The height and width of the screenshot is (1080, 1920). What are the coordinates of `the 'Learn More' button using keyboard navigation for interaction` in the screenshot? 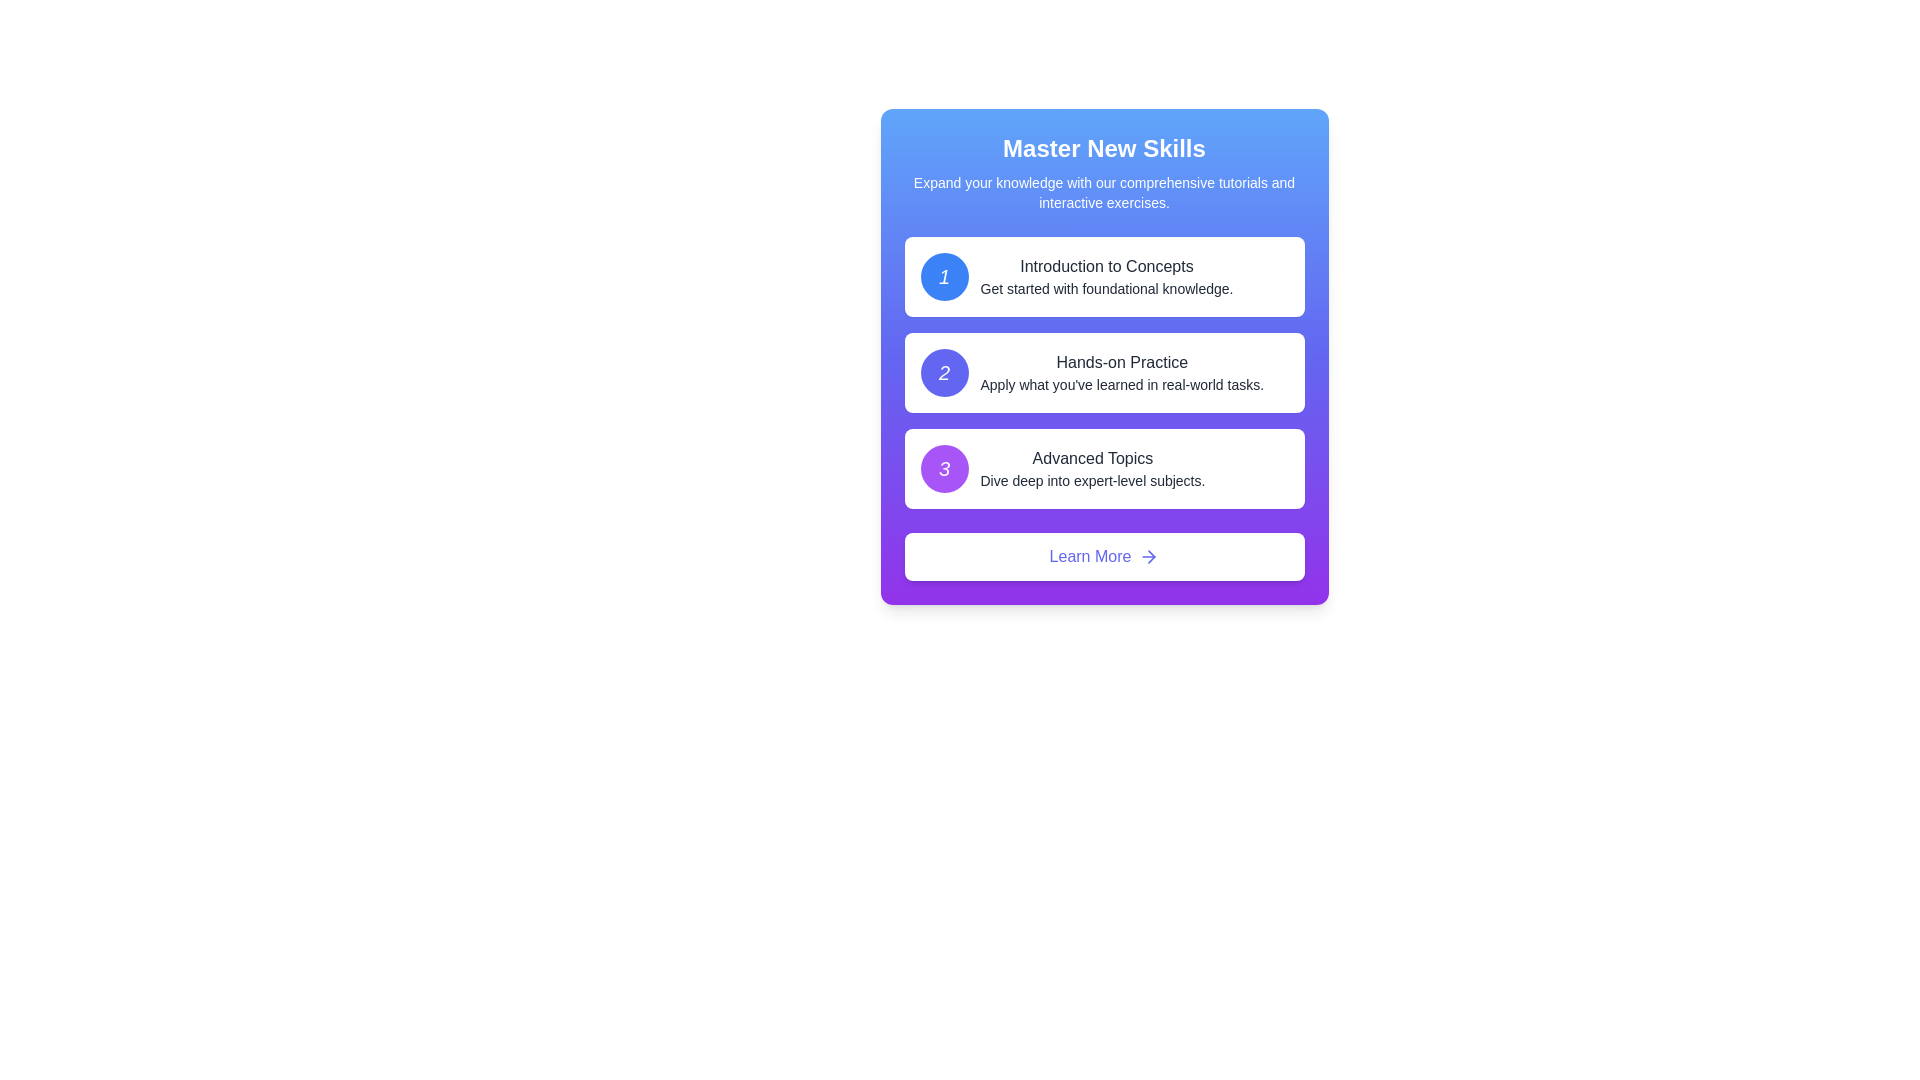 It's located at (1103, 556).